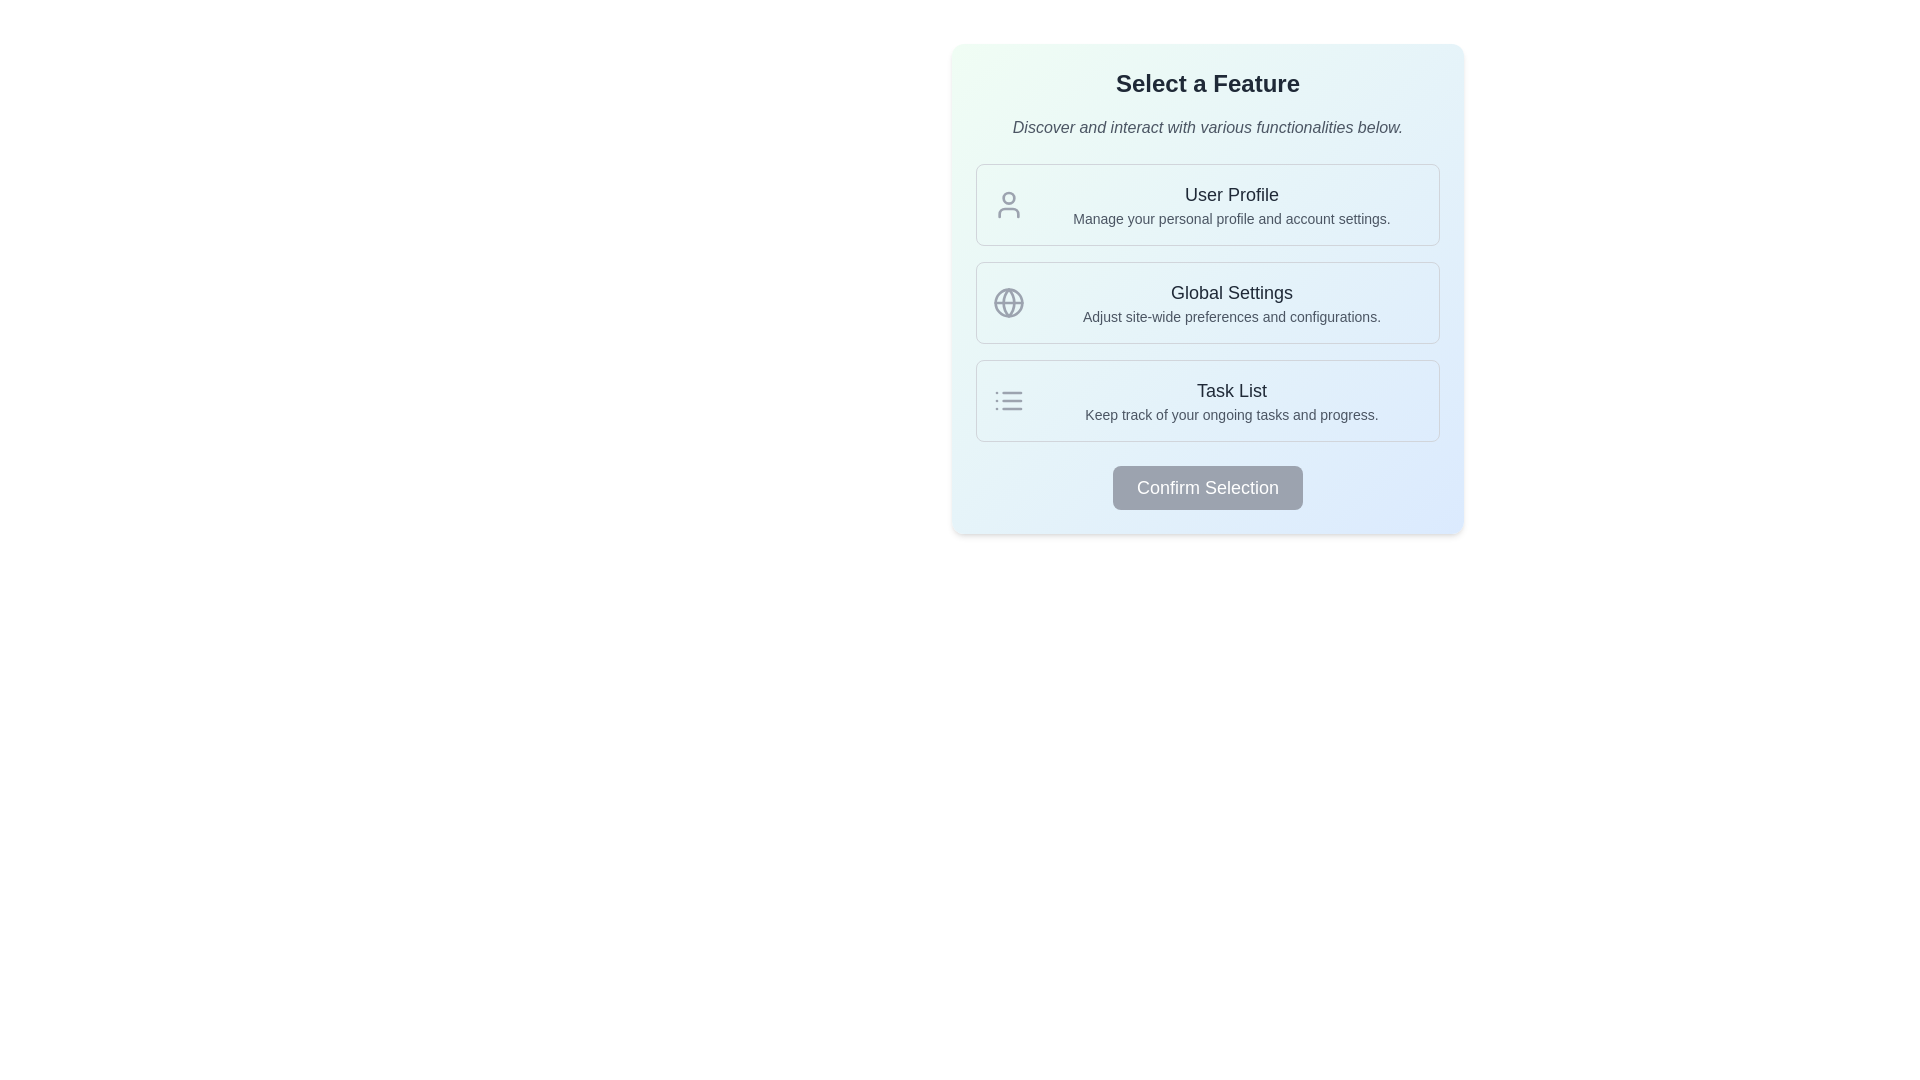 This screenshot has height=1080, width=1920. I want to click on the hollow circular element representing the head in the User Profile icon located at the upper middle region of the icon, so click(1008, 197).